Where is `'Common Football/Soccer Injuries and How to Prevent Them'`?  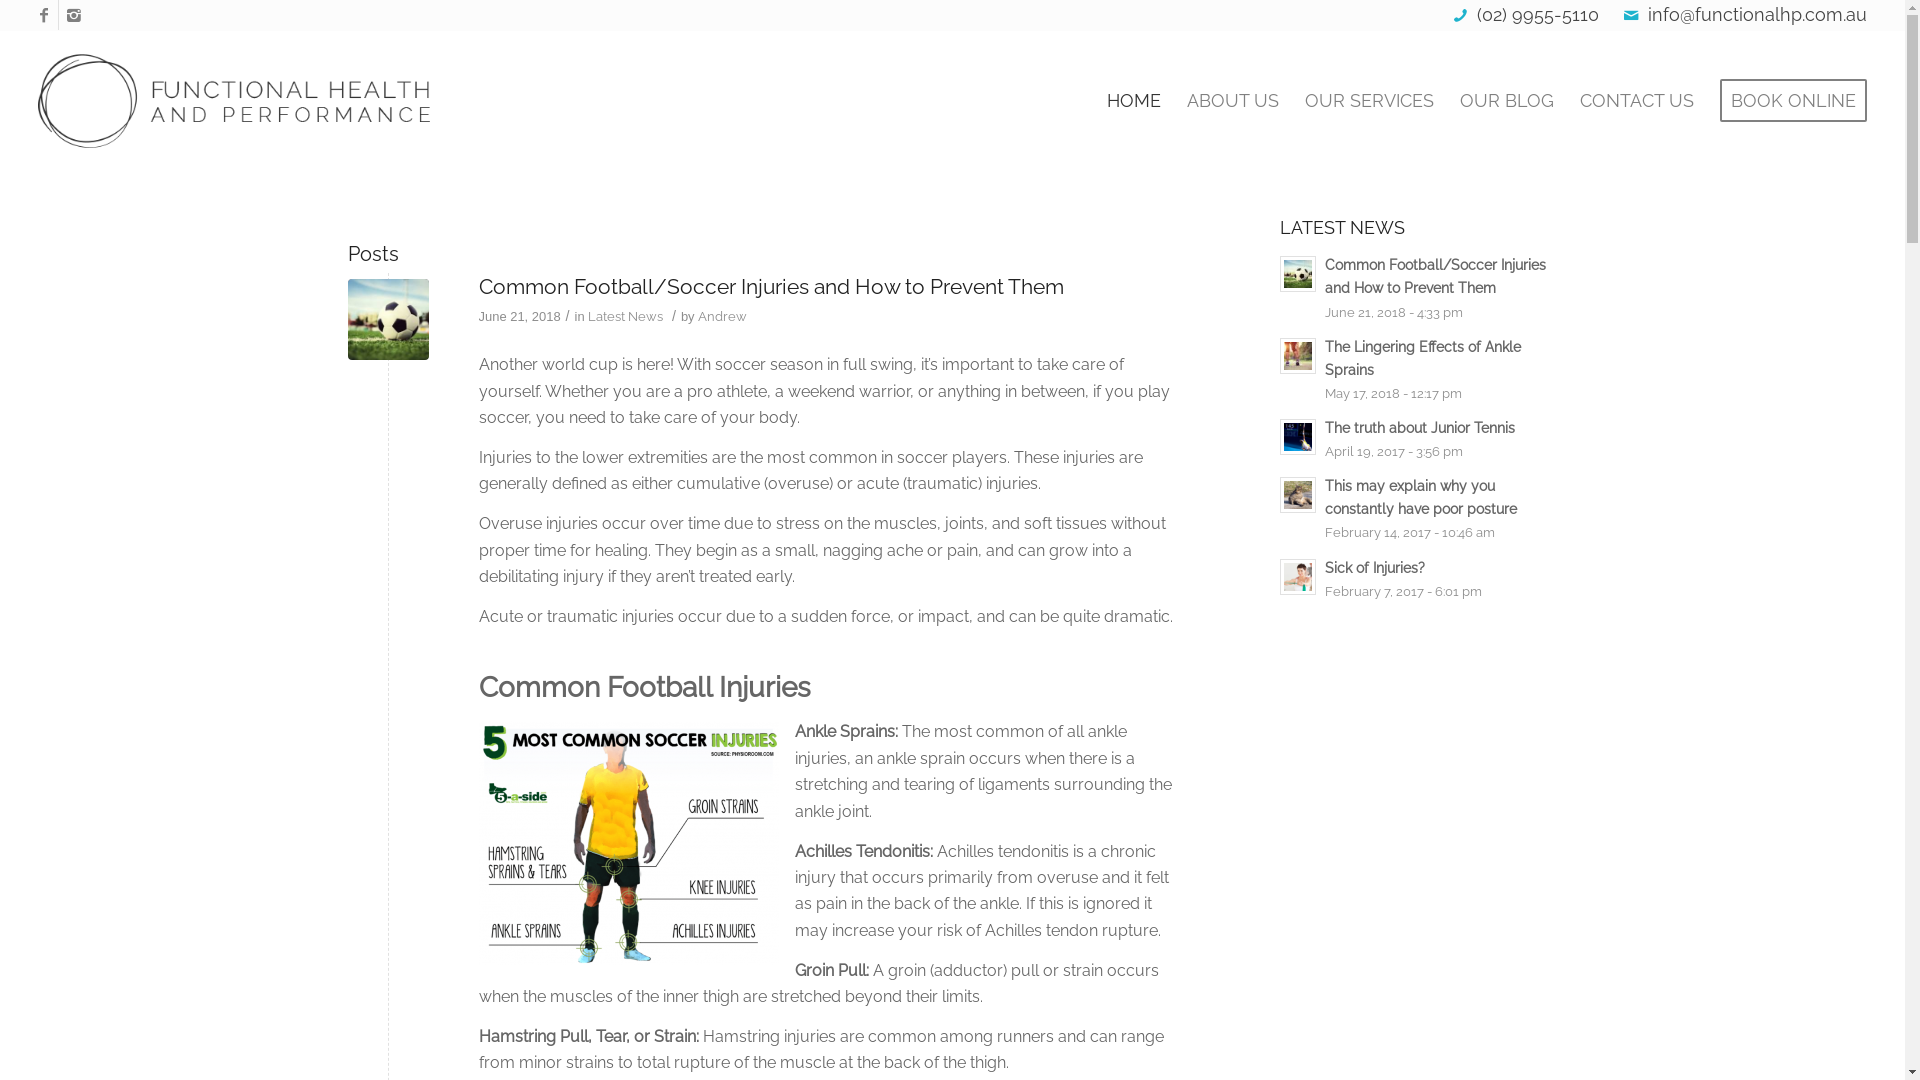
'Common Football/Soccer Injuries and How to Prevent Them' is located at coordinates (388, 318).